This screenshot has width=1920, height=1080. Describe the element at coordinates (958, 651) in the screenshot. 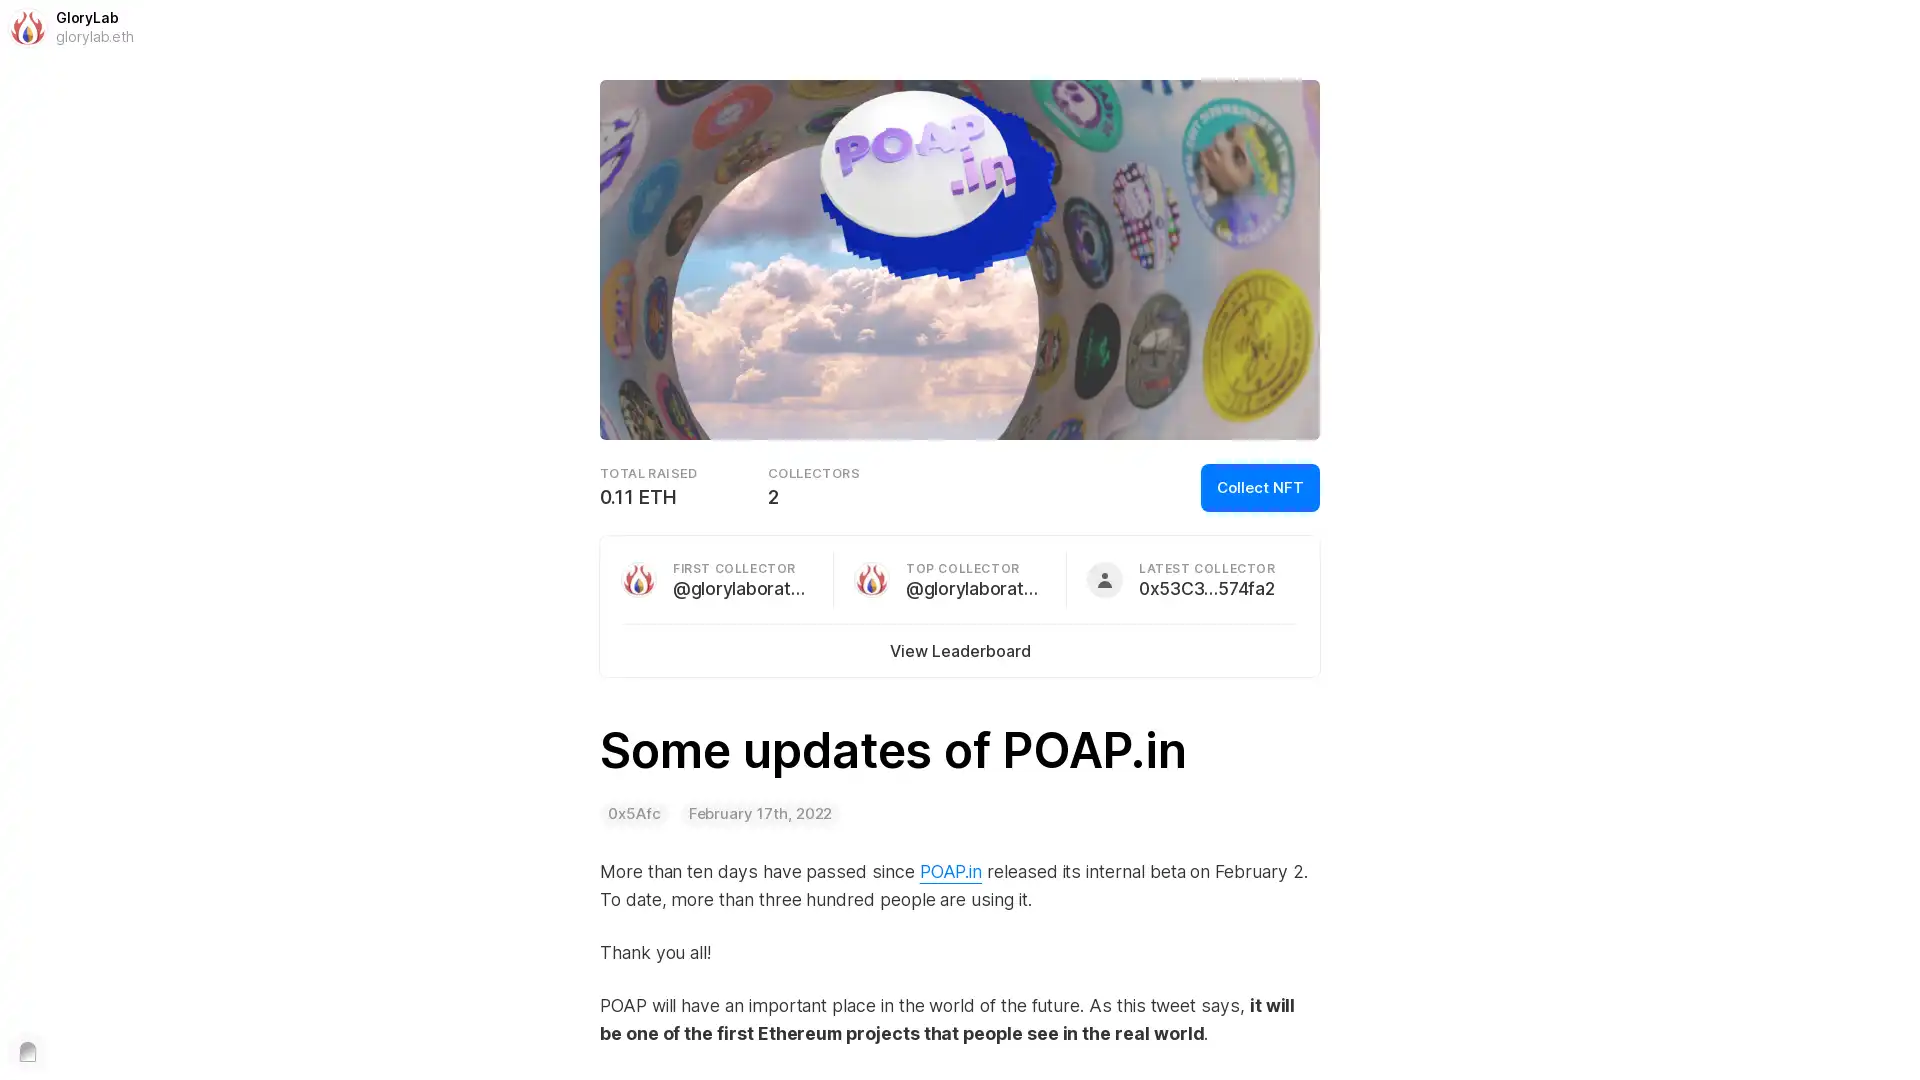

I see `View Leaderboard` at that location.